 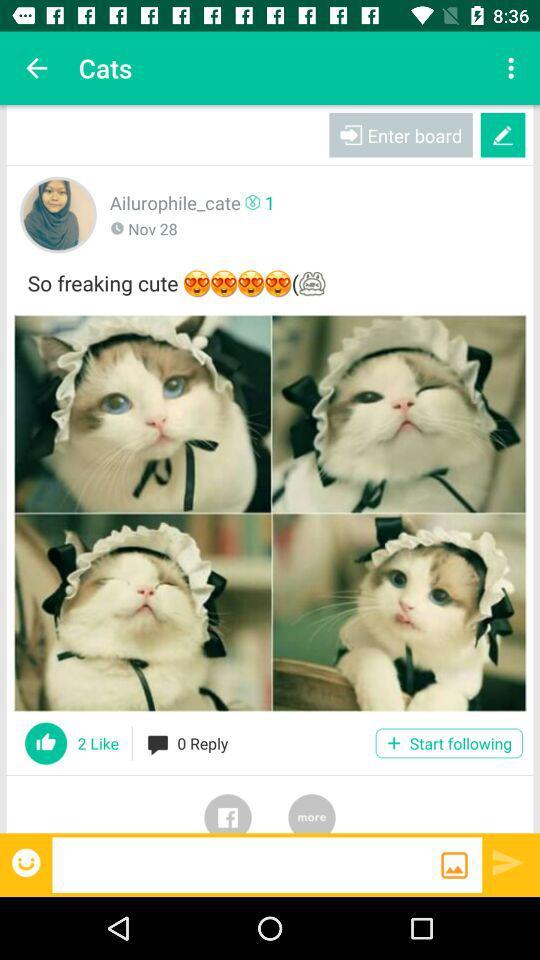 What do you see at coordinates (246, 863) in the screenshot?
I see `search the page` at bounding box center [246, 863].